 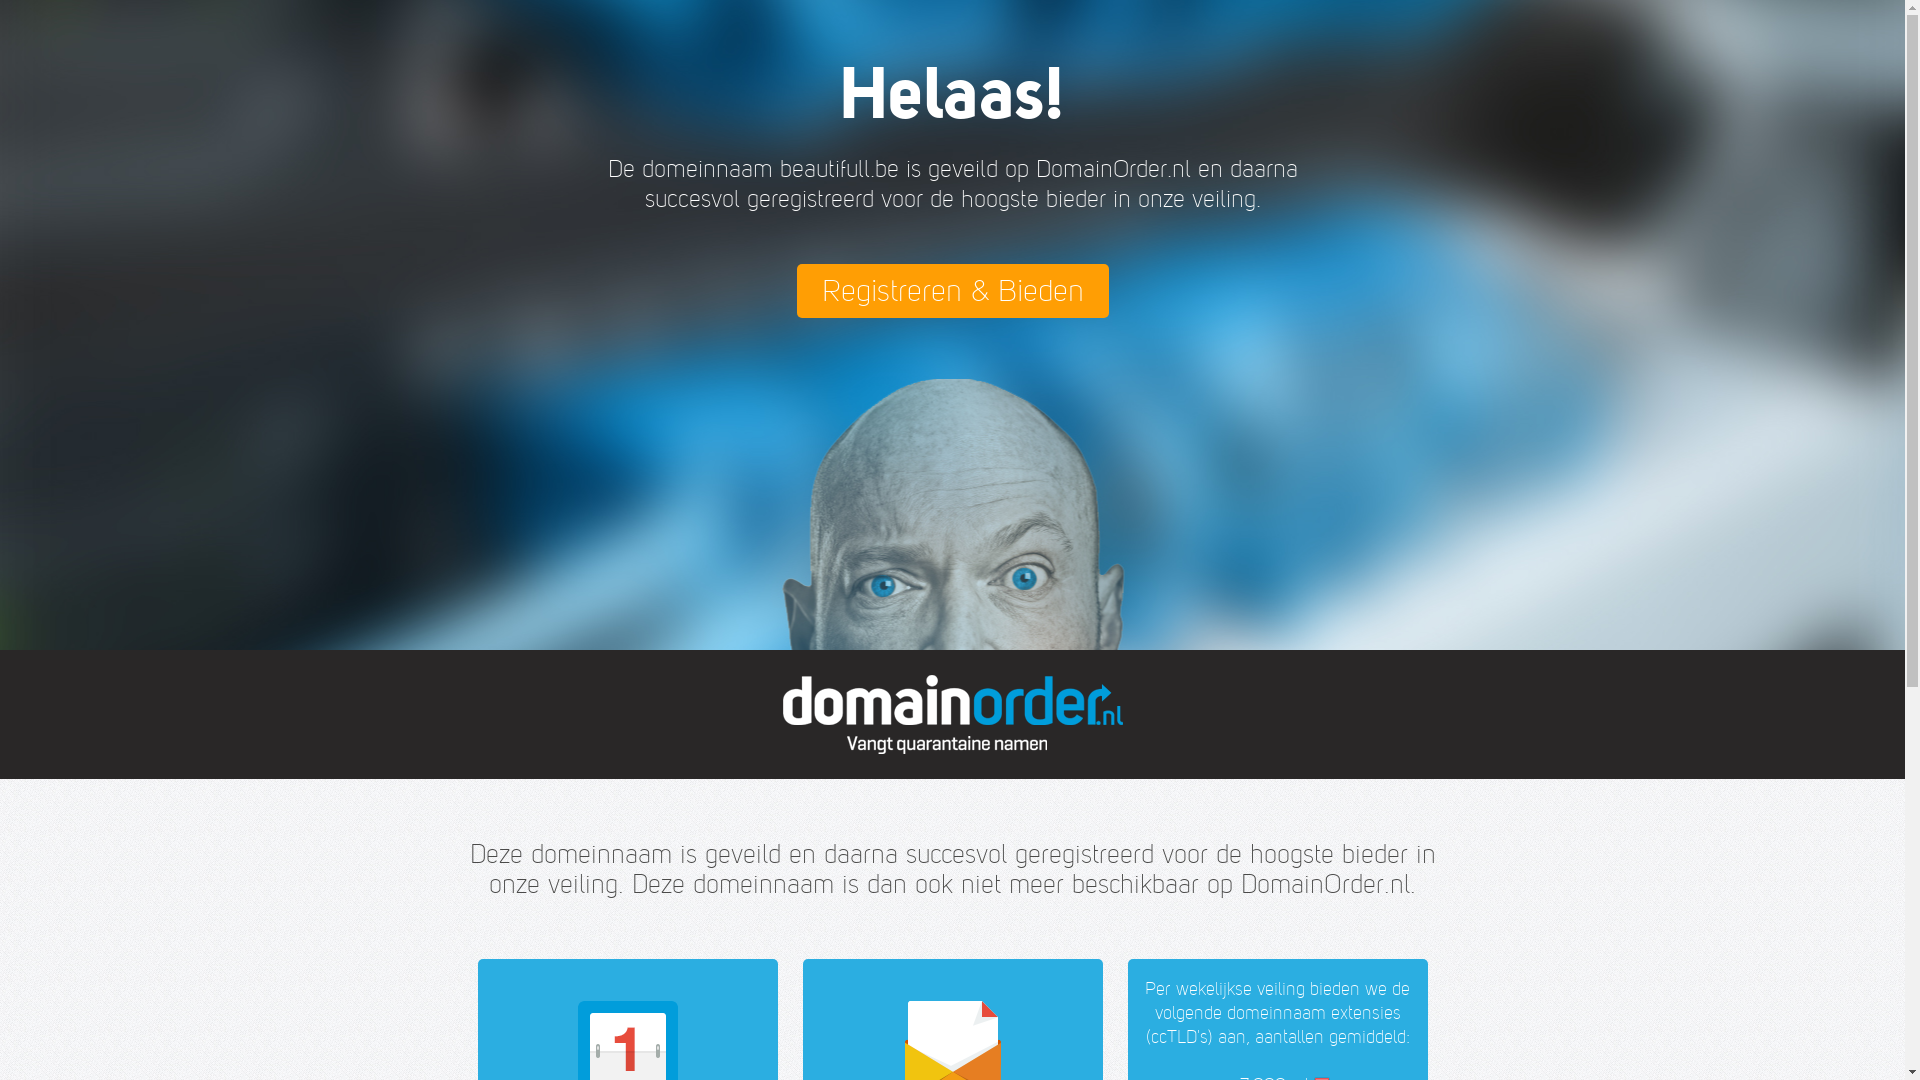 I want to click on 'Registreren & Bieden', so click(x=950, y=290).